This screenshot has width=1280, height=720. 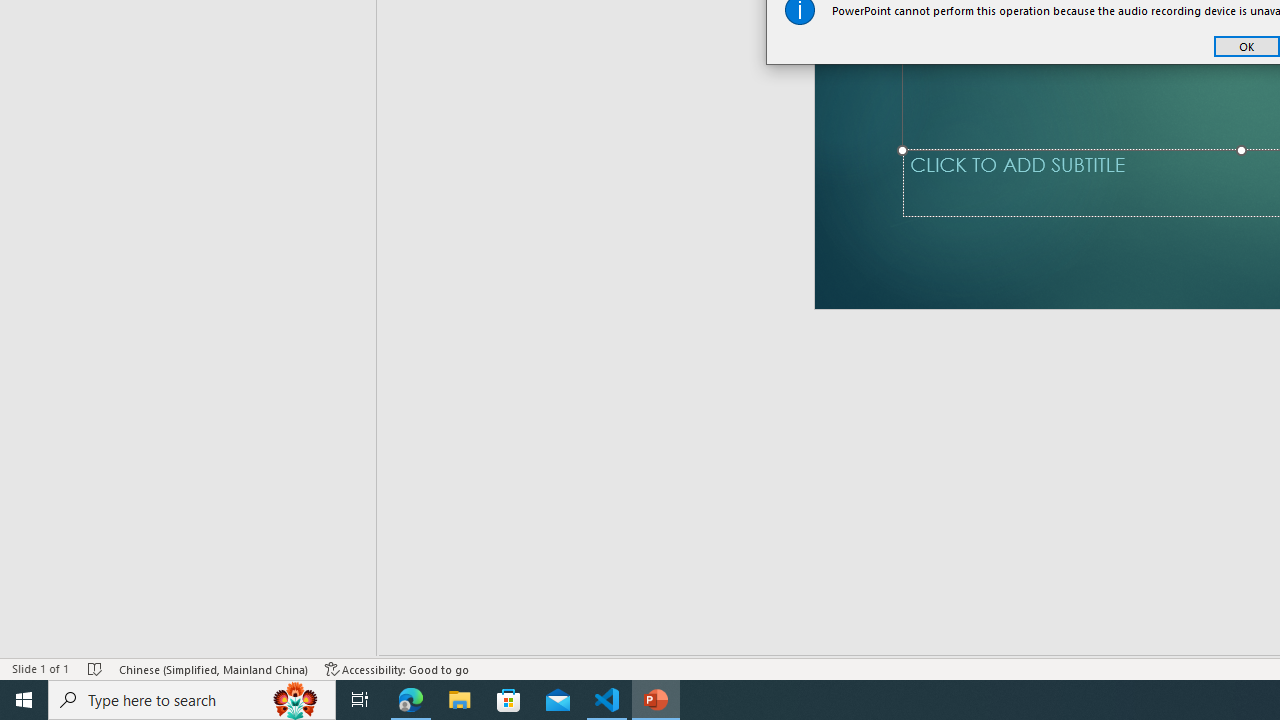 I want to click on 'Type here to search', so click(x=192, y=698).